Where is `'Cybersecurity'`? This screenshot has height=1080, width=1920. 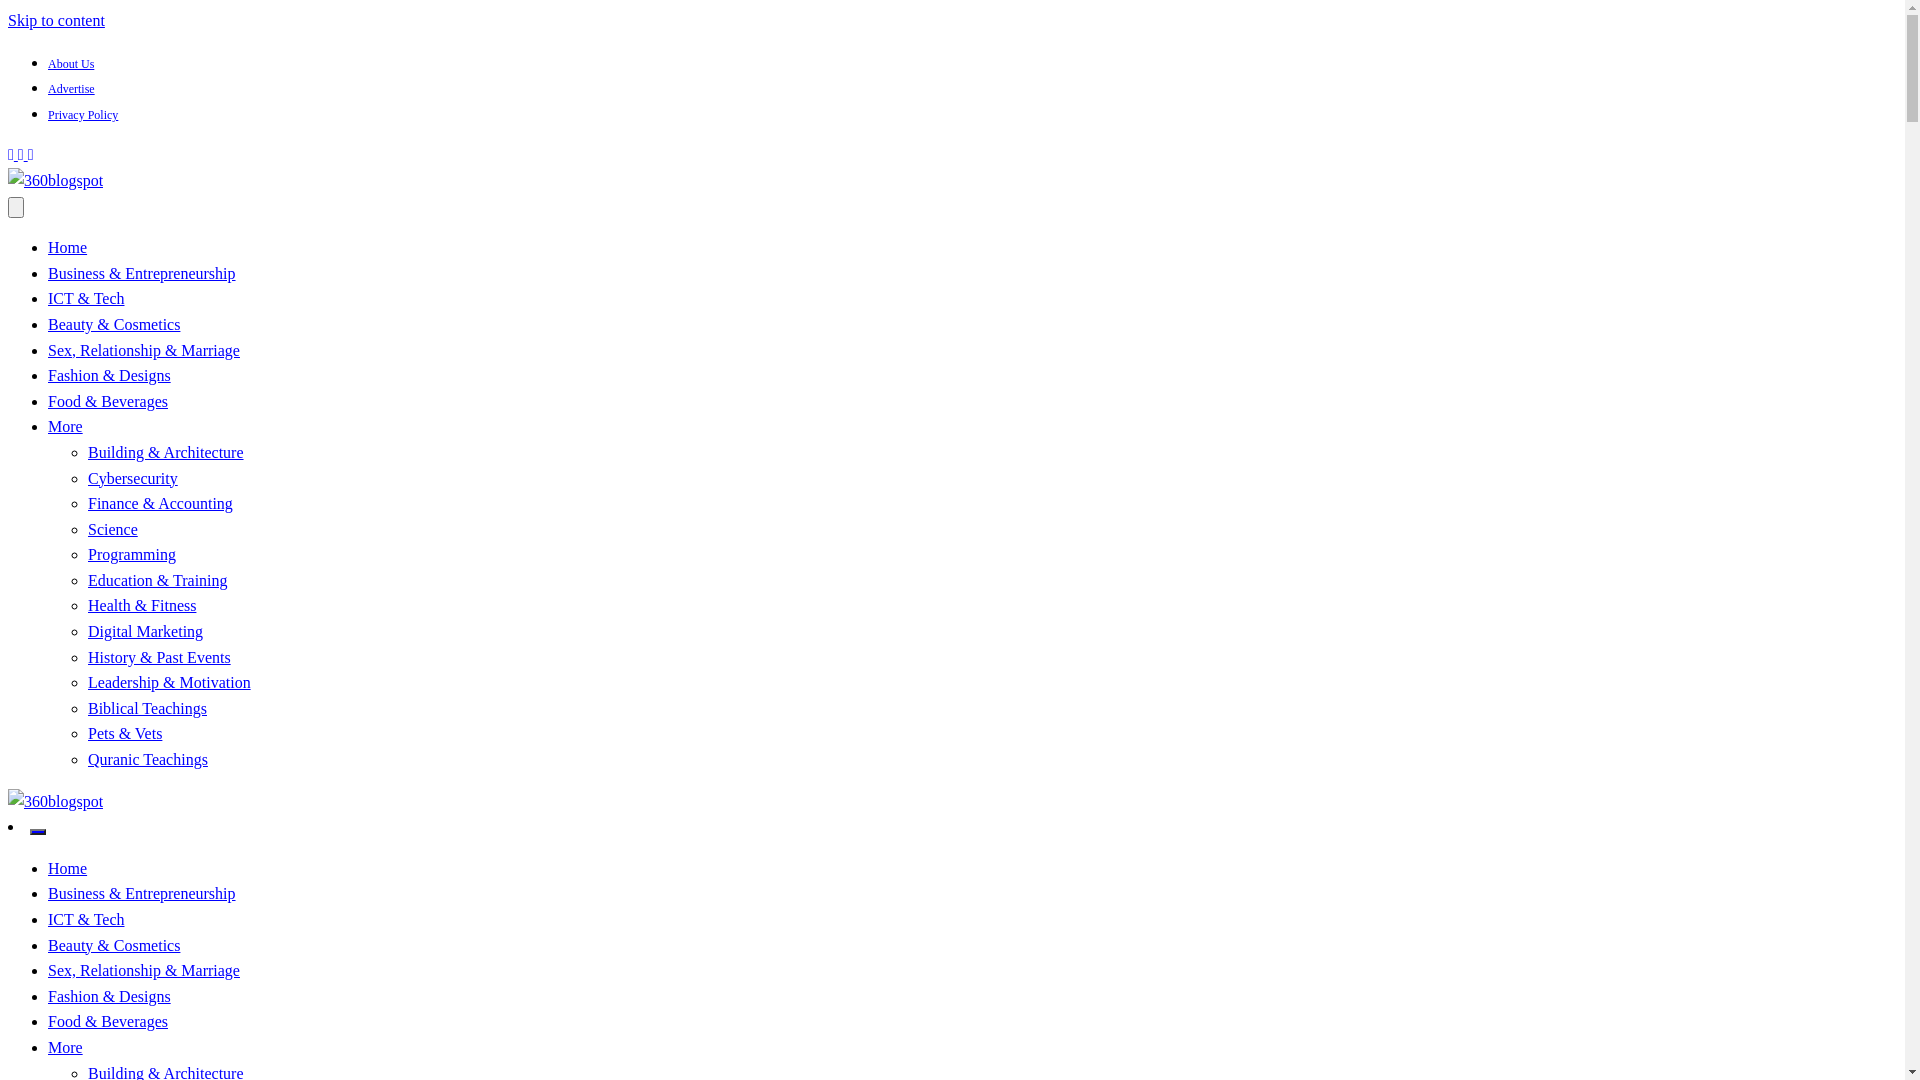 'Cybersecurity' is located at coordinates (132, 478).